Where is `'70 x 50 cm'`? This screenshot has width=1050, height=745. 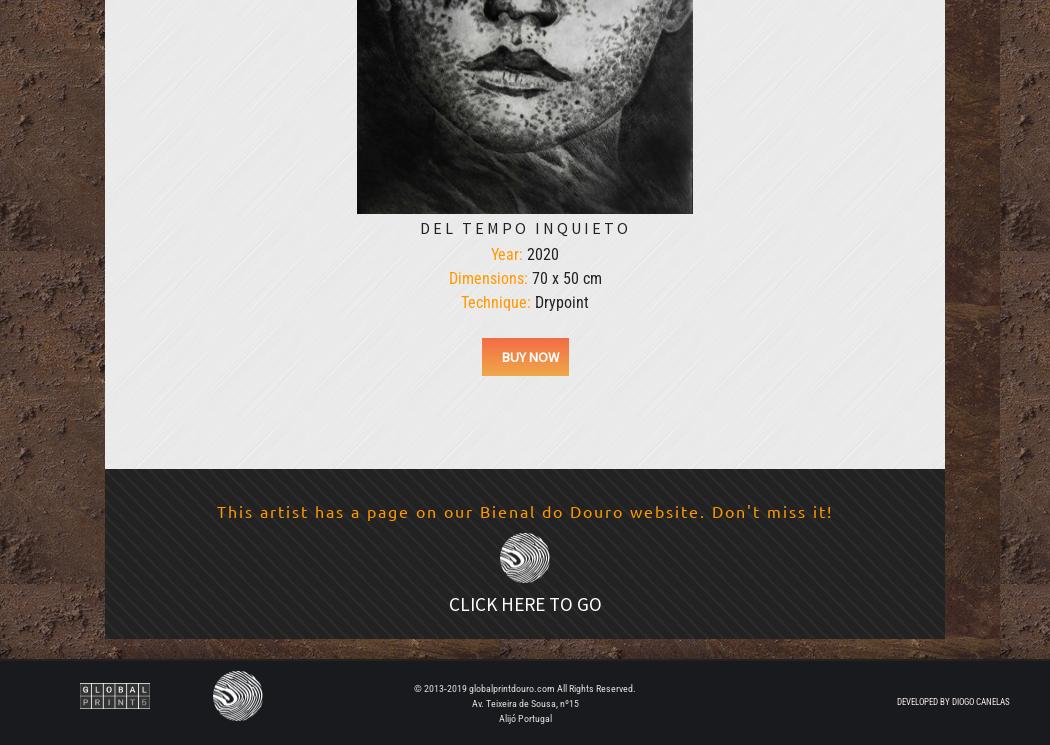 '70 x 50 cm' is located at coordinates (564, 277).